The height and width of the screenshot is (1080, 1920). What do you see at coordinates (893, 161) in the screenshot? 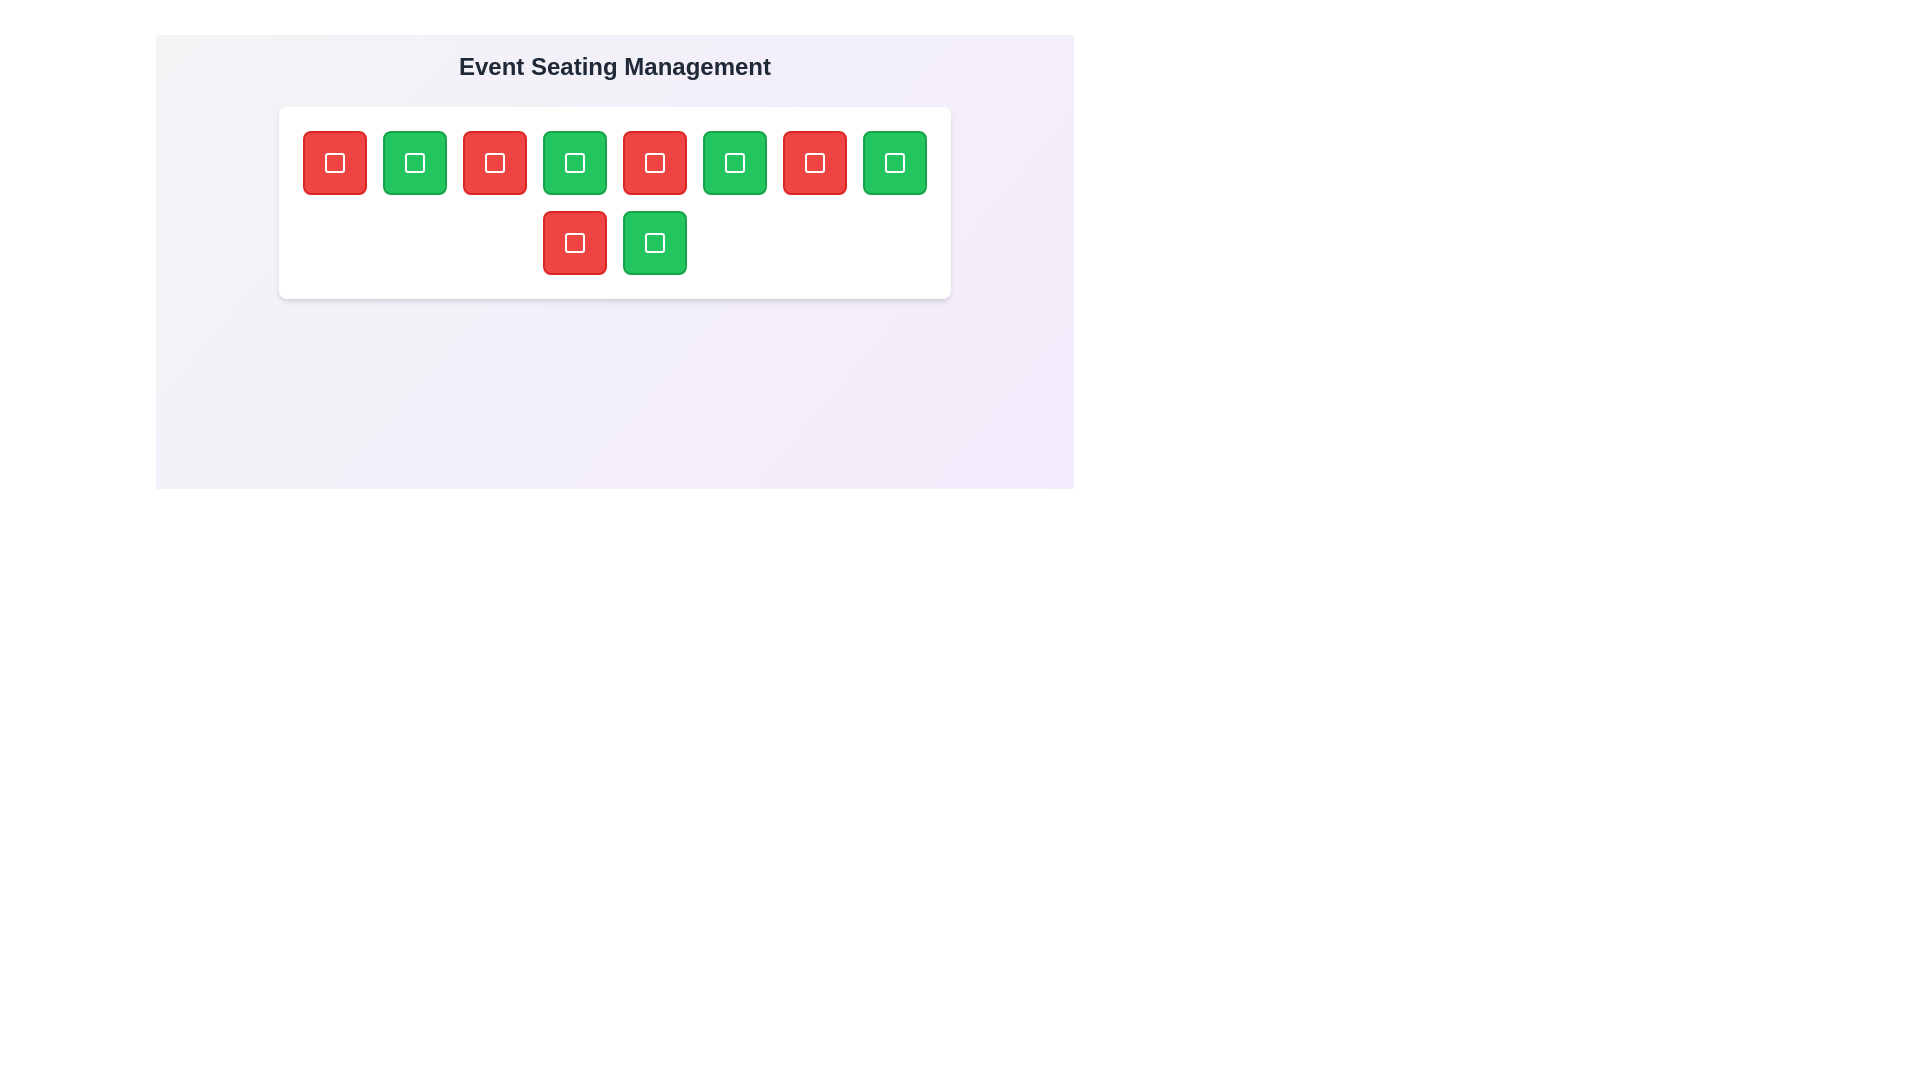
I see `the inner visual component located at the far-right corner of the button styled as a green square within a grid layout` at bounding box center [893, 161].